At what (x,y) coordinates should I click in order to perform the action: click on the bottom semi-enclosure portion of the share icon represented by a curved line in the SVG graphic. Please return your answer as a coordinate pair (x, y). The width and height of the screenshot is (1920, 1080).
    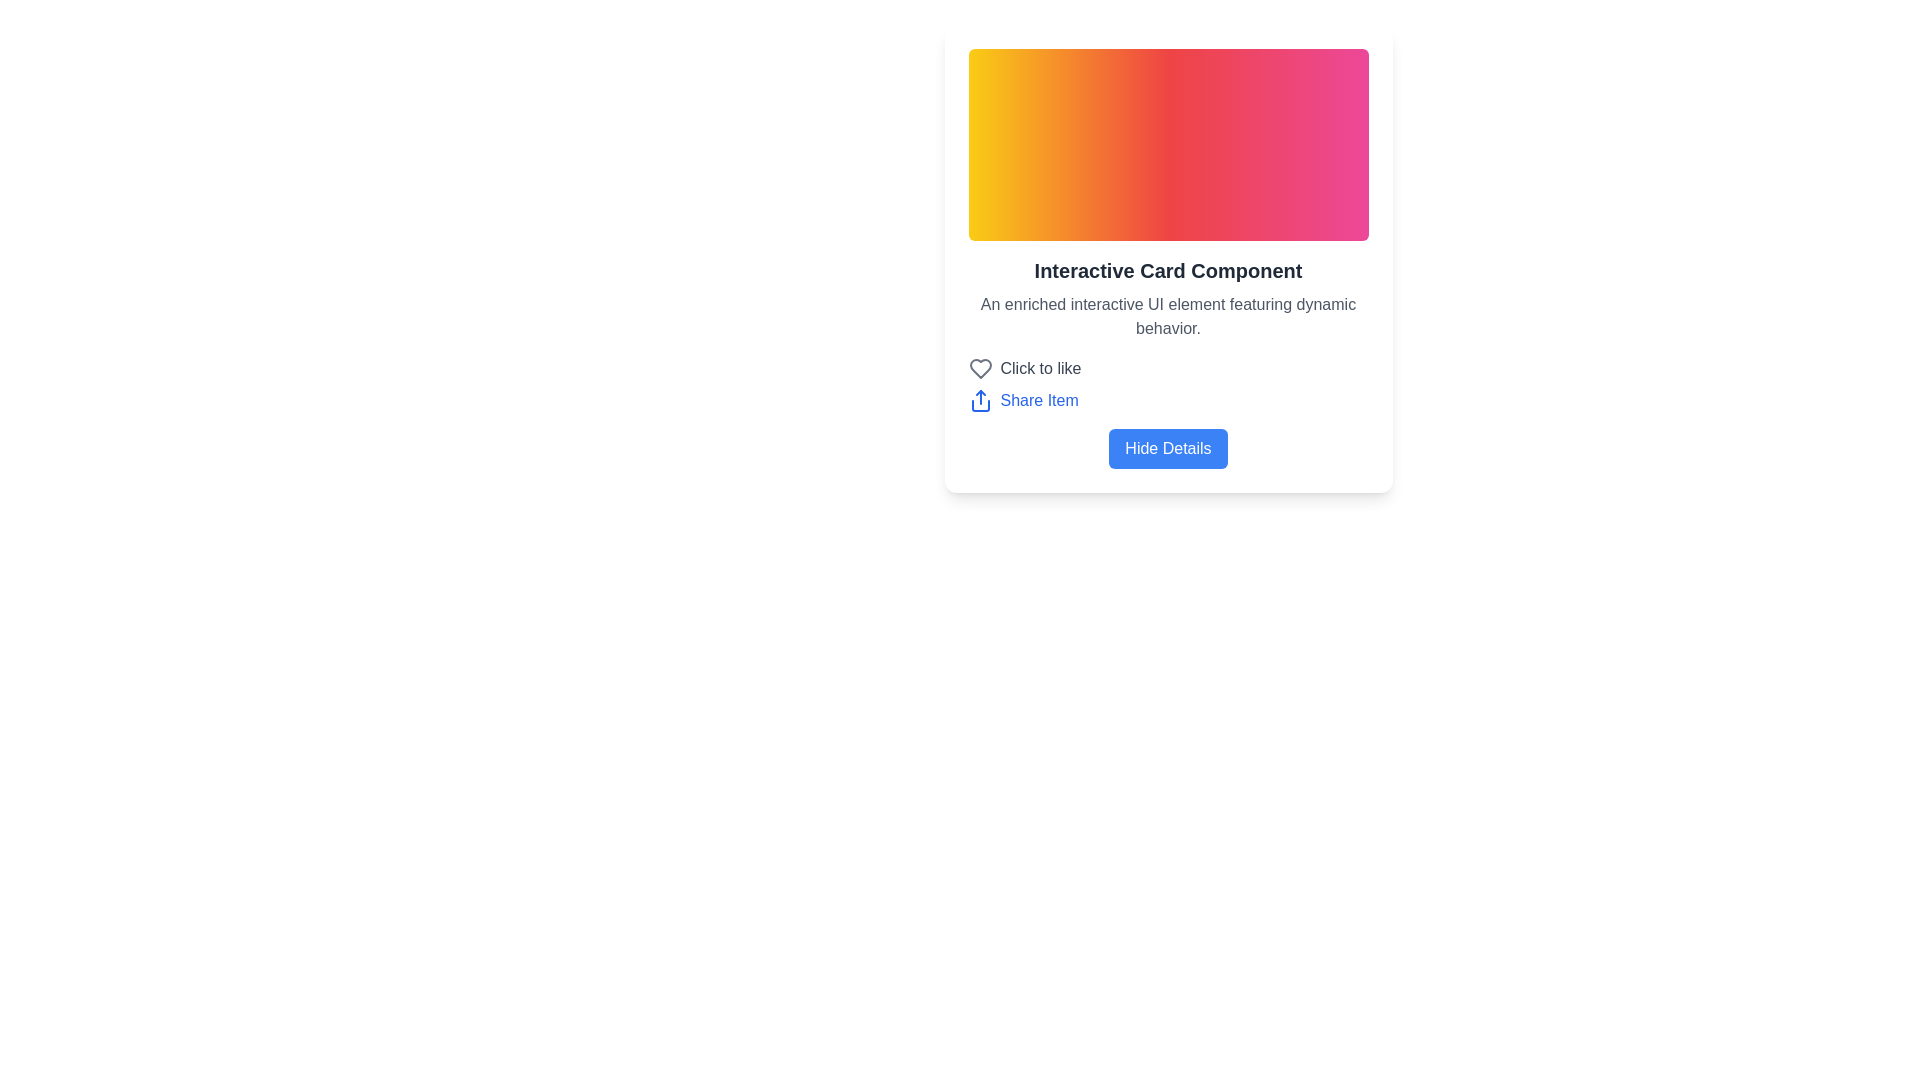
    Looking at the image, I should click on (980, 405).